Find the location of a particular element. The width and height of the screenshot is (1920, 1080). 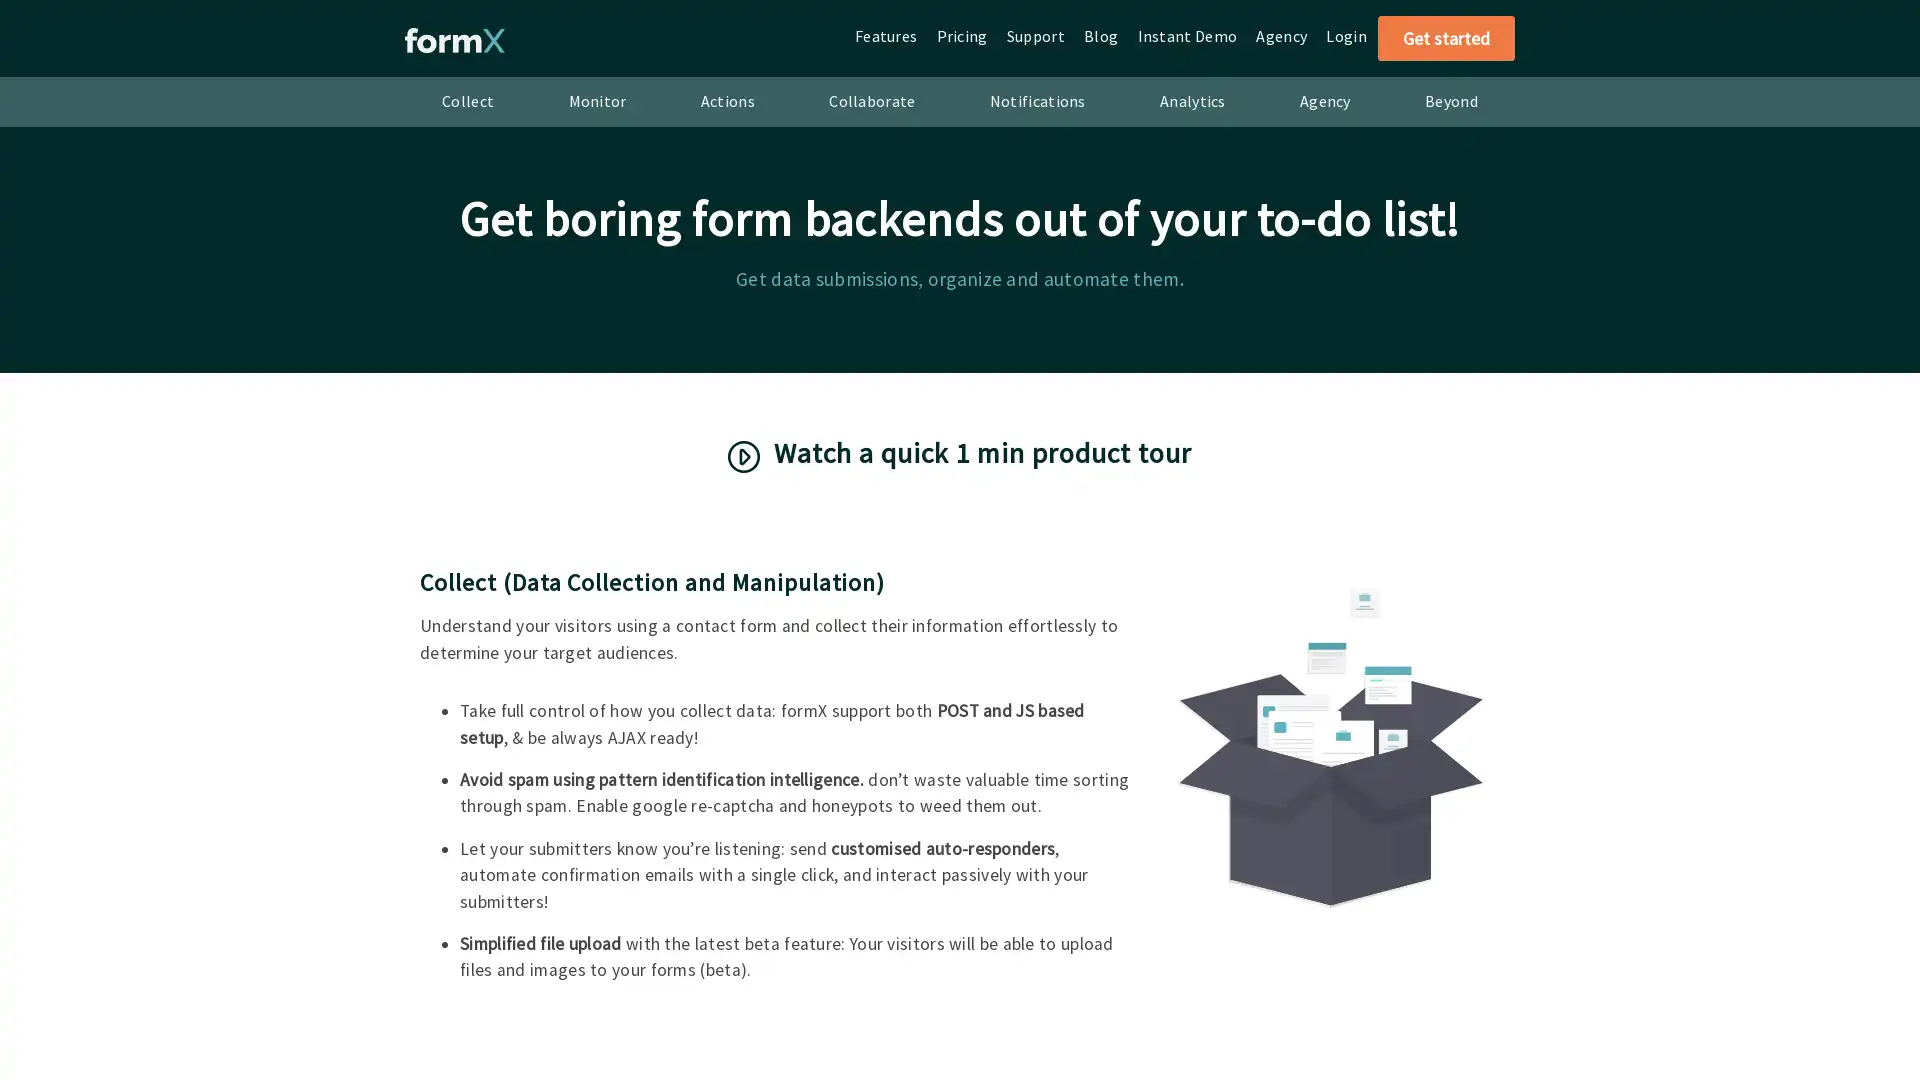

Get started is located at coordinates (1446, 38).